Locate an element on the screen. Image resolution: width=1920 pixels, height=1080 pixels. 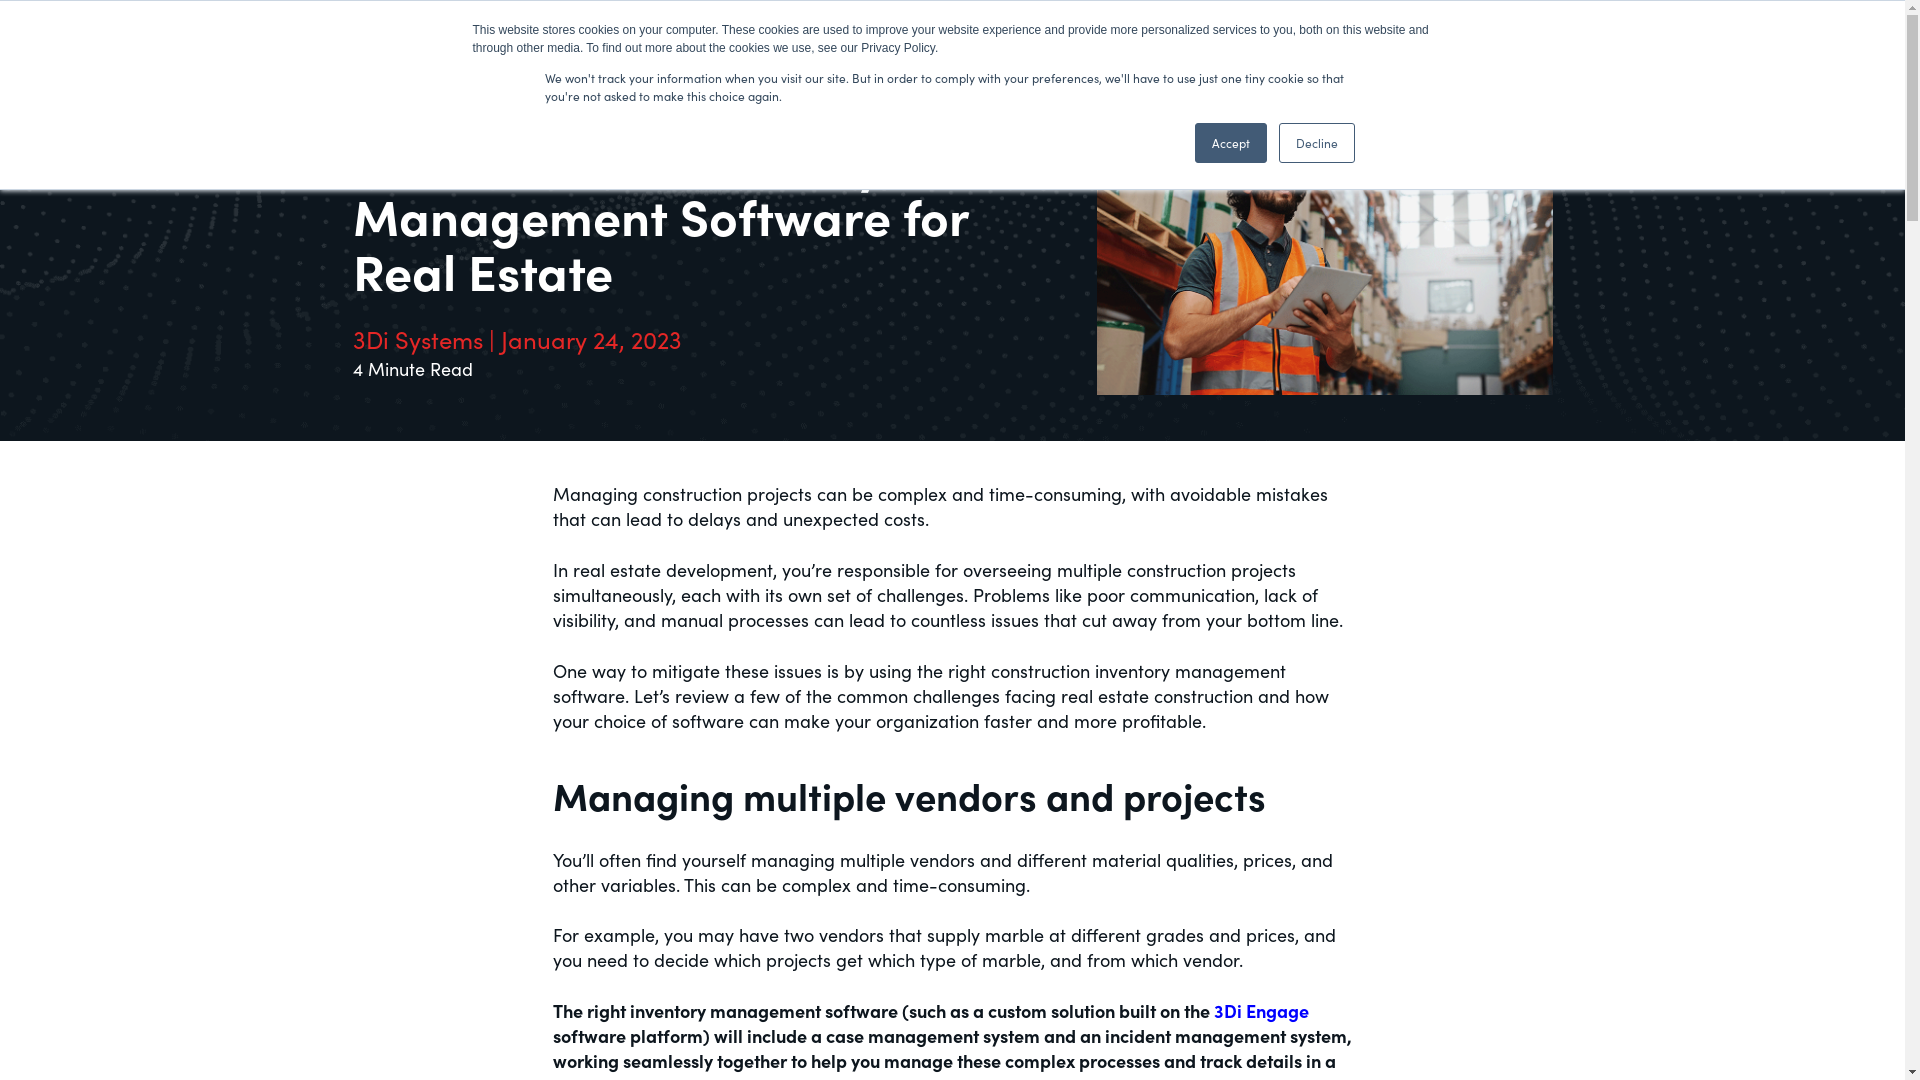
'Accept' is located at coordinates (1228, 141).